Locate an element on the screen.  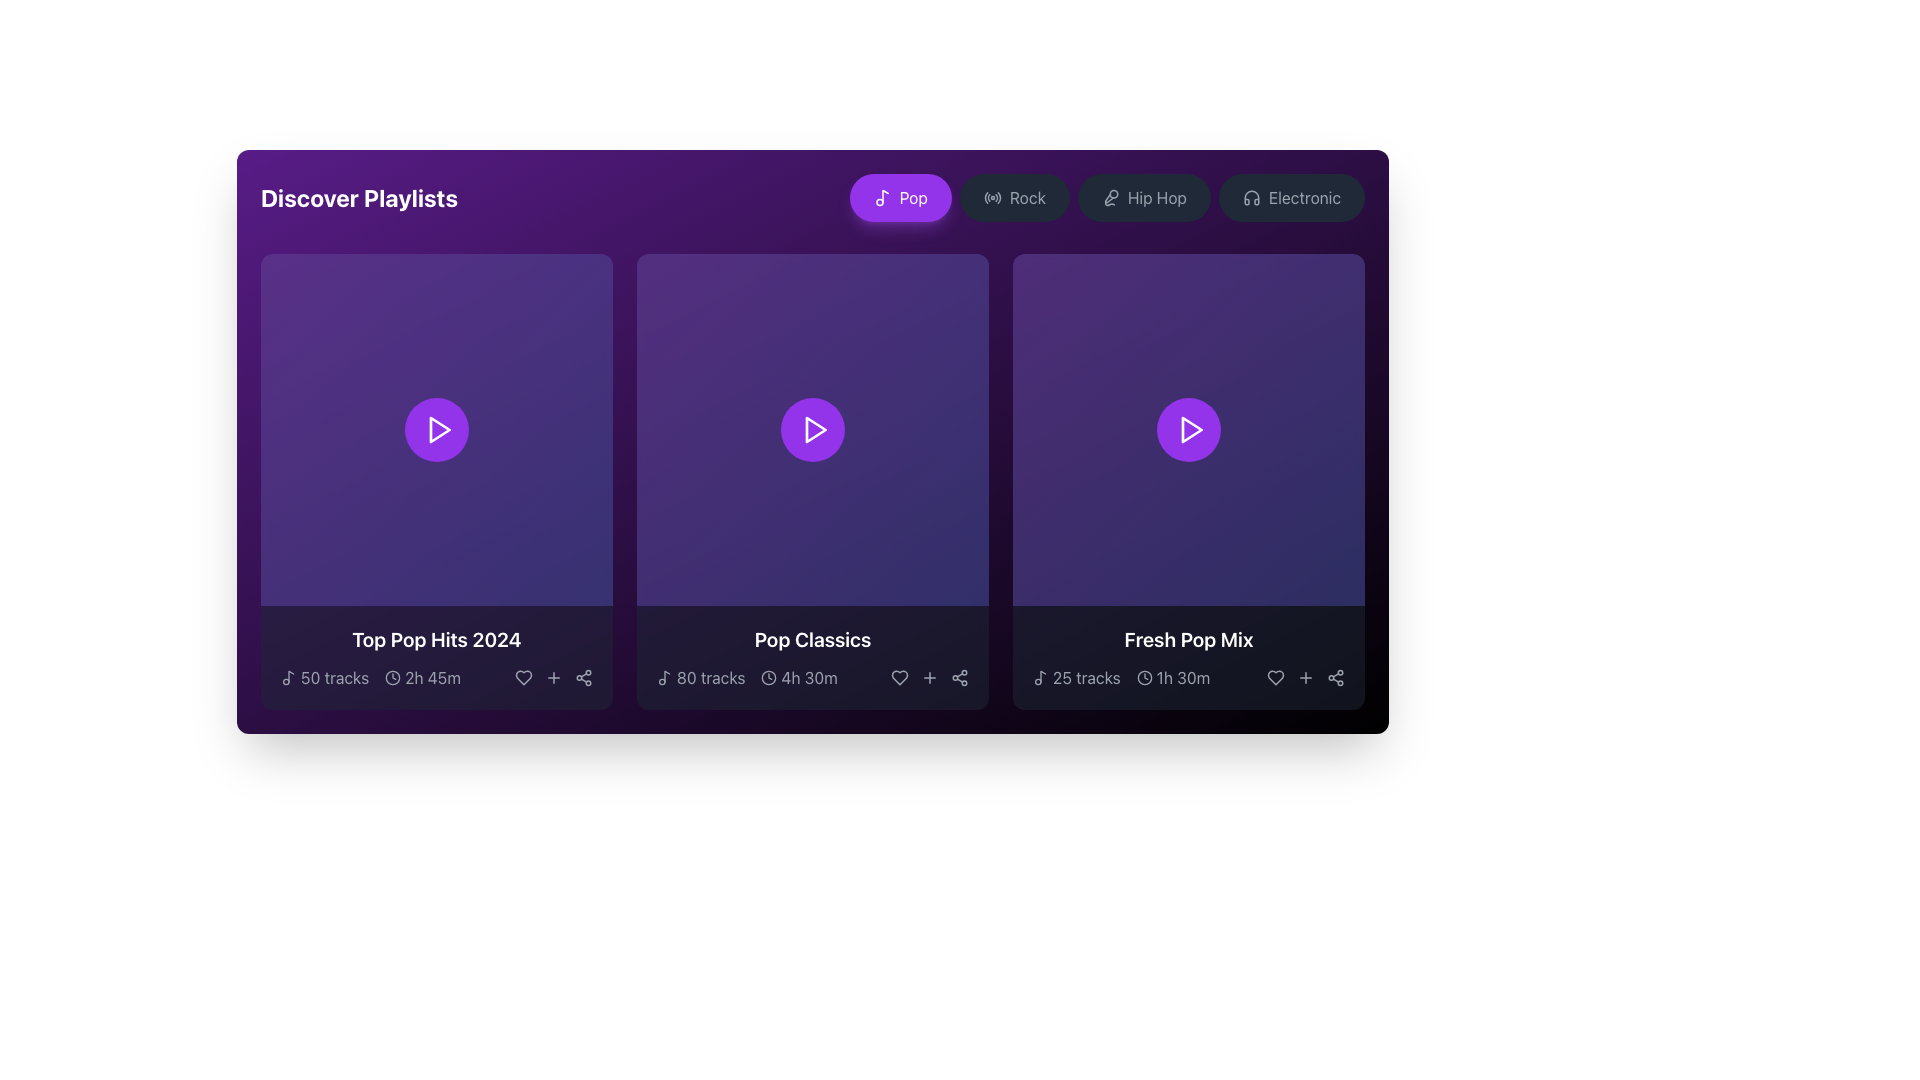
the triangular play button located in the middle card of the playlist section, which contains the title 'Pop Classics' is located at coordinates (816, 428).